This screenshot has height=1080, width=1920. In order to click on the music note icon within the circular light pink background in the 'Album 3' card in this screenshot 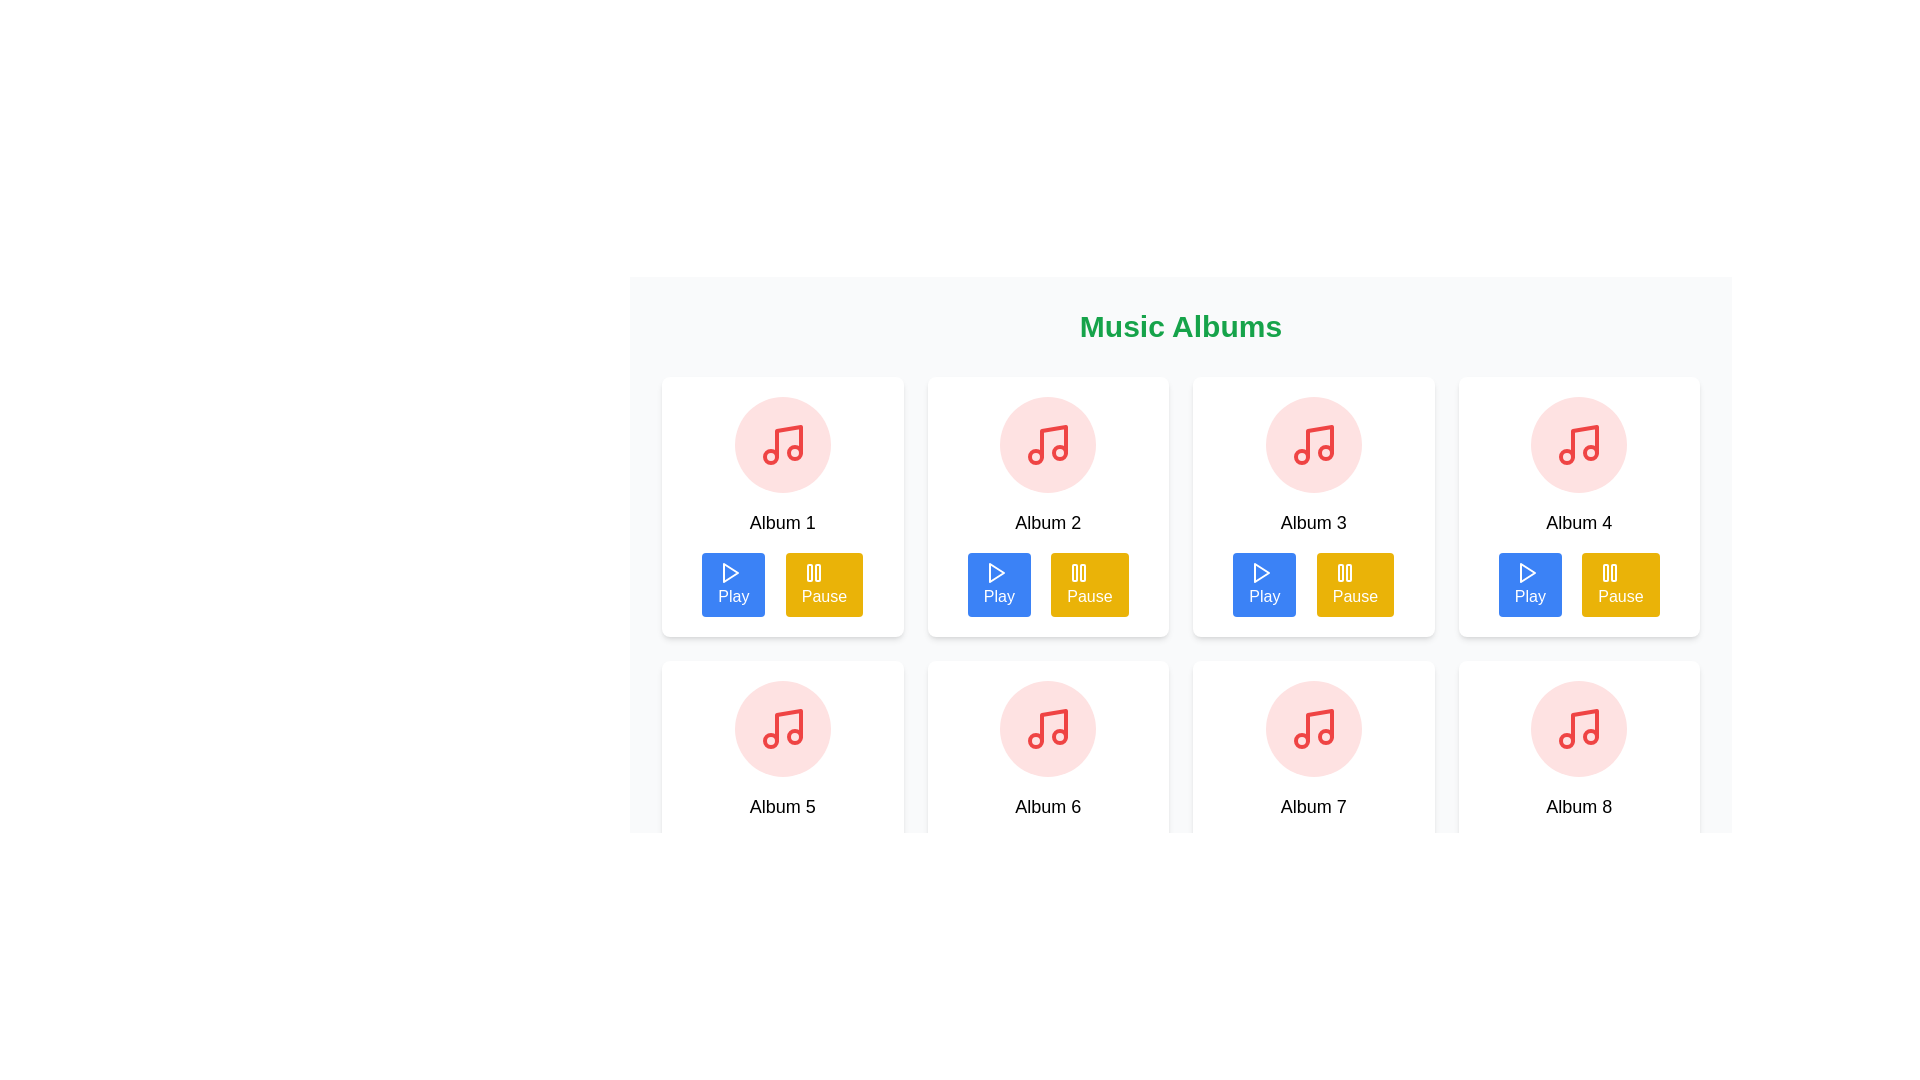, I will do `click(1313, 443)`.